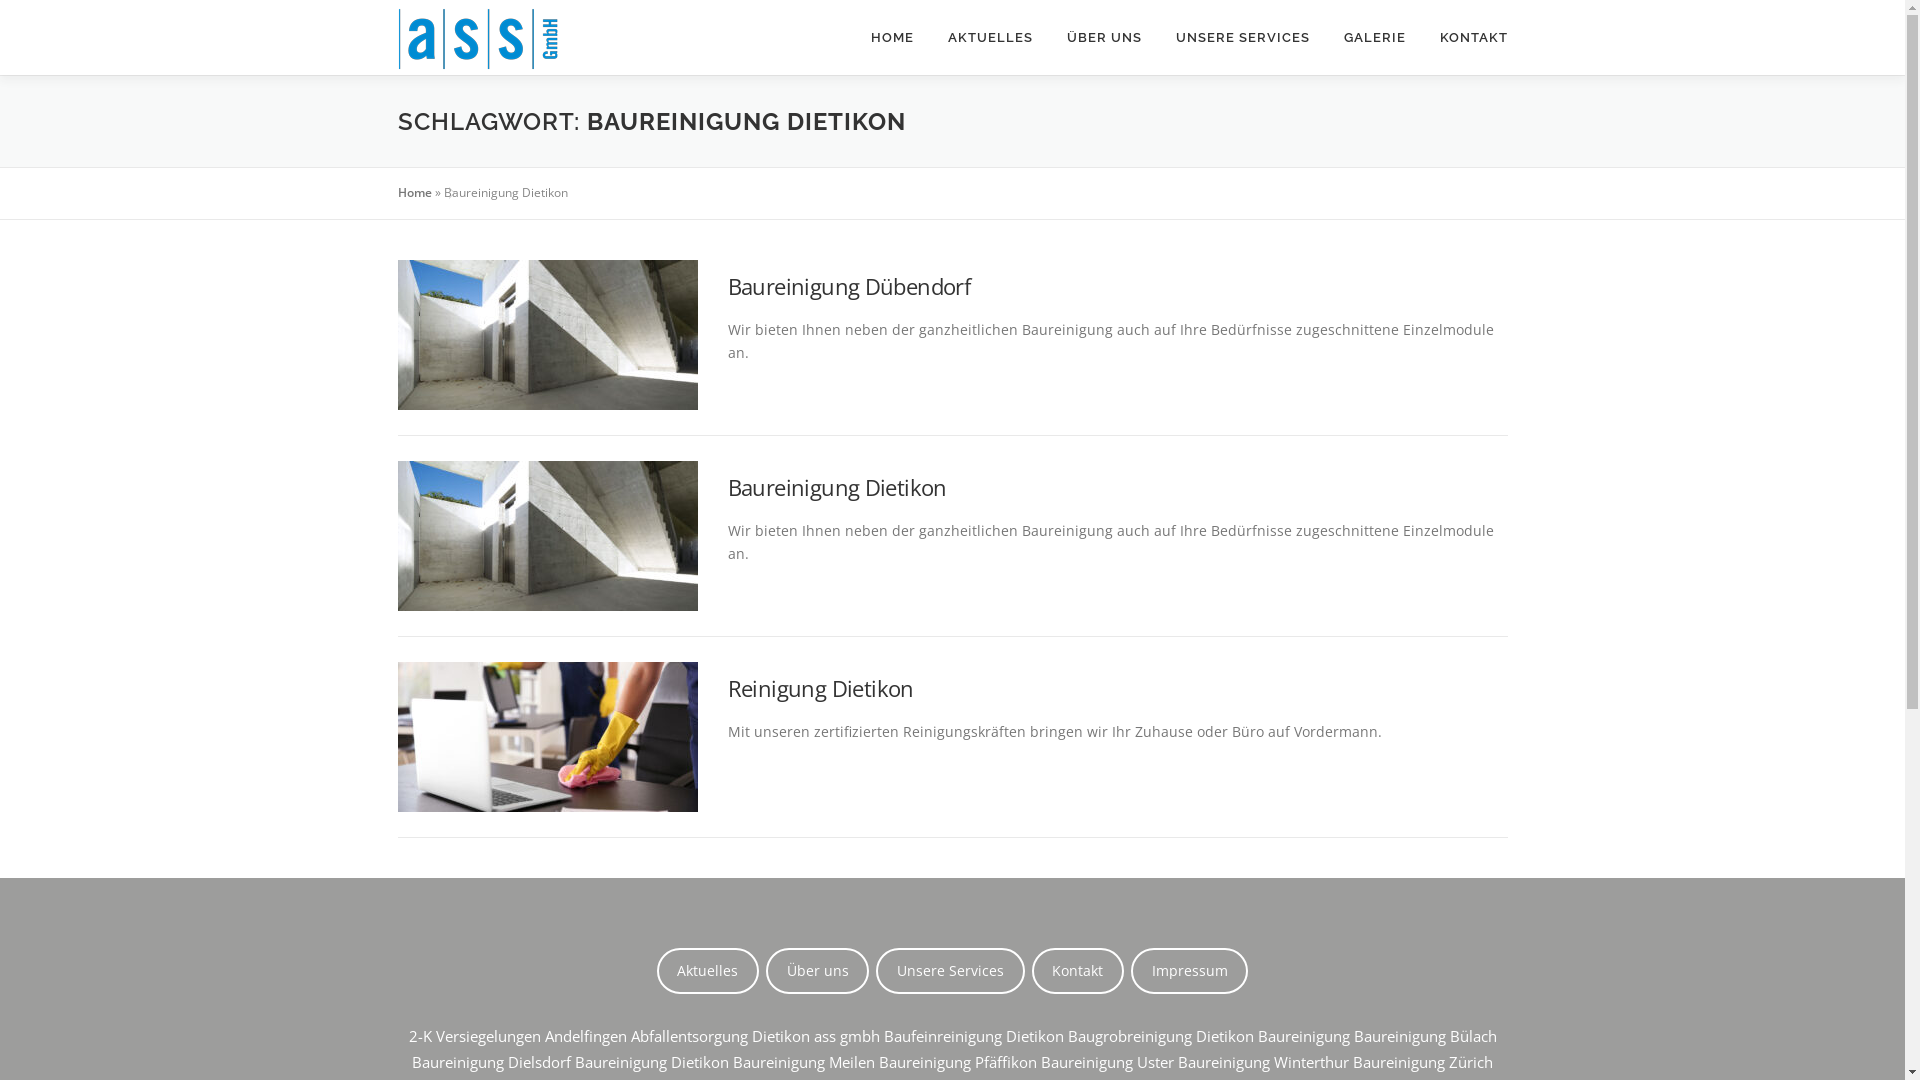  I want to click on 'Baureinigung Meilen', so click(804, 1060).